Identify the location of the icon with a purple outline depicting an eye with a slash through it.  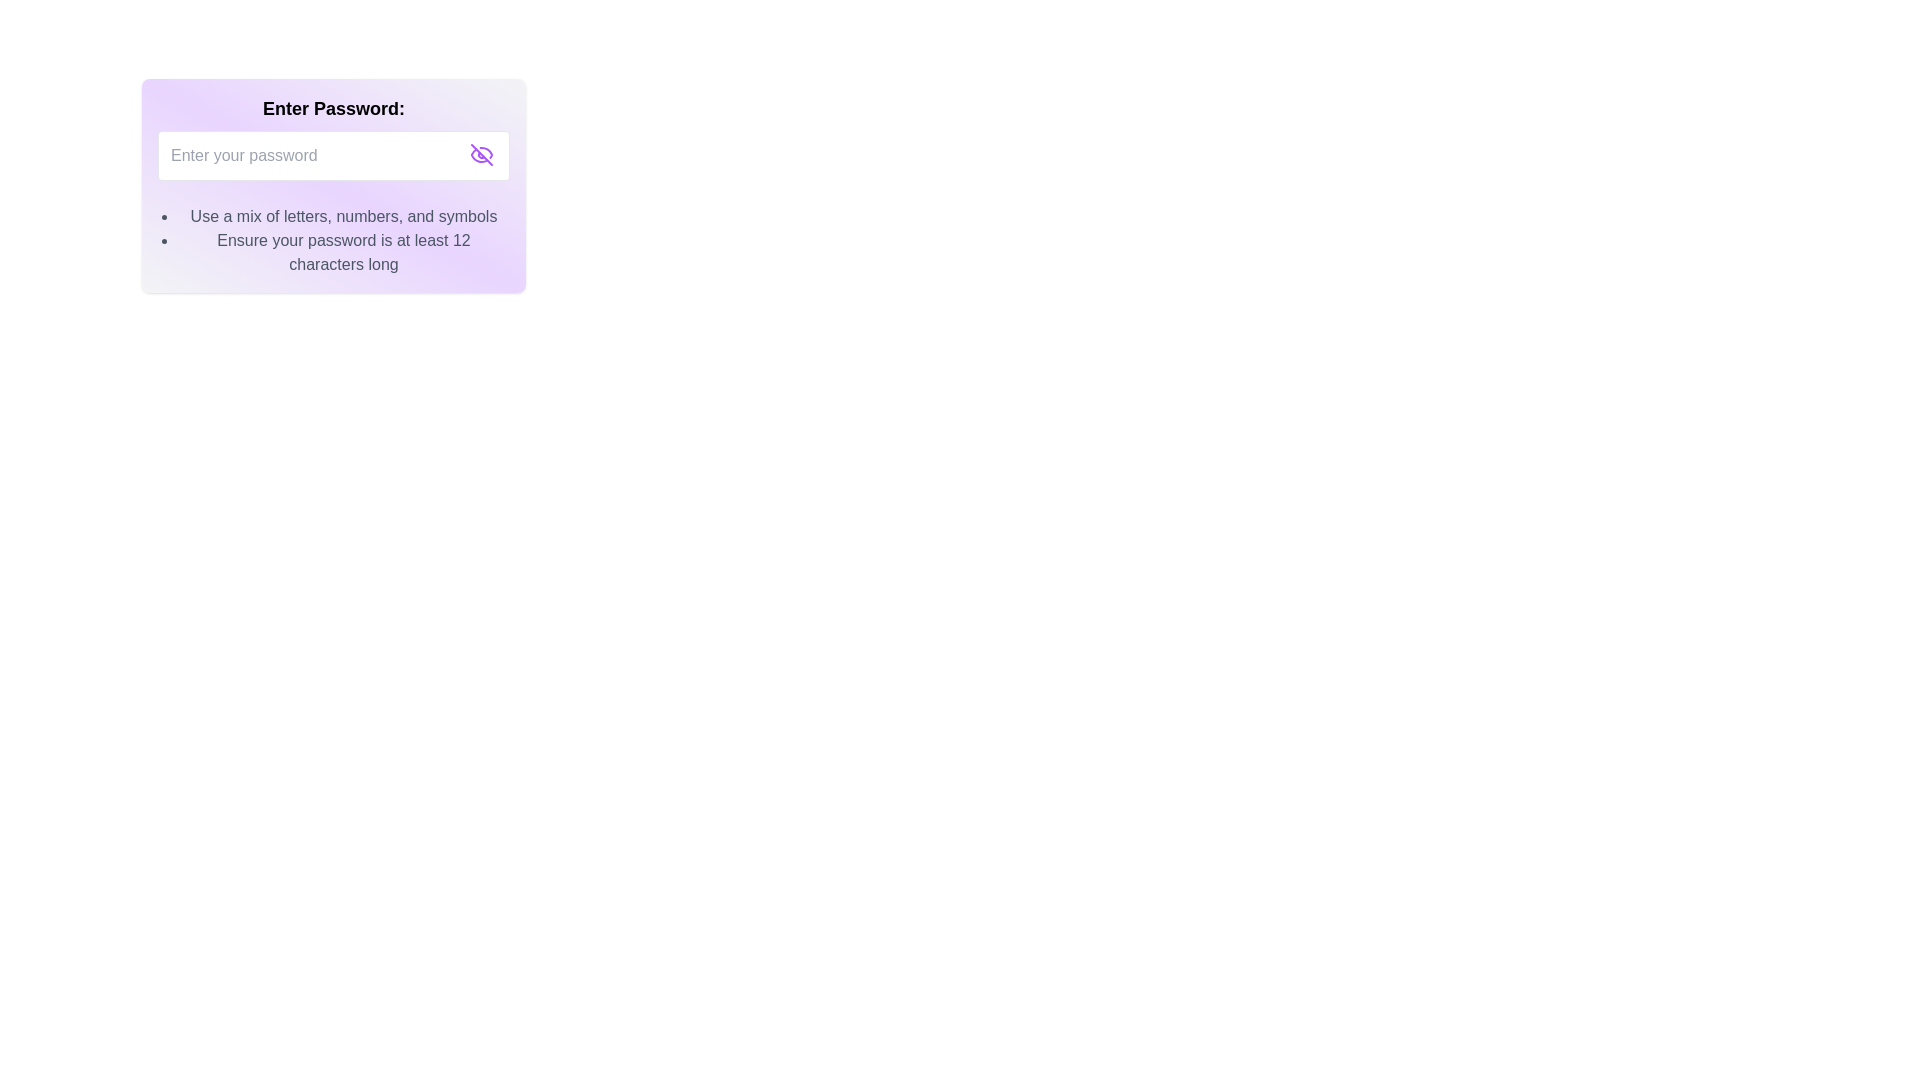
(481, 153).